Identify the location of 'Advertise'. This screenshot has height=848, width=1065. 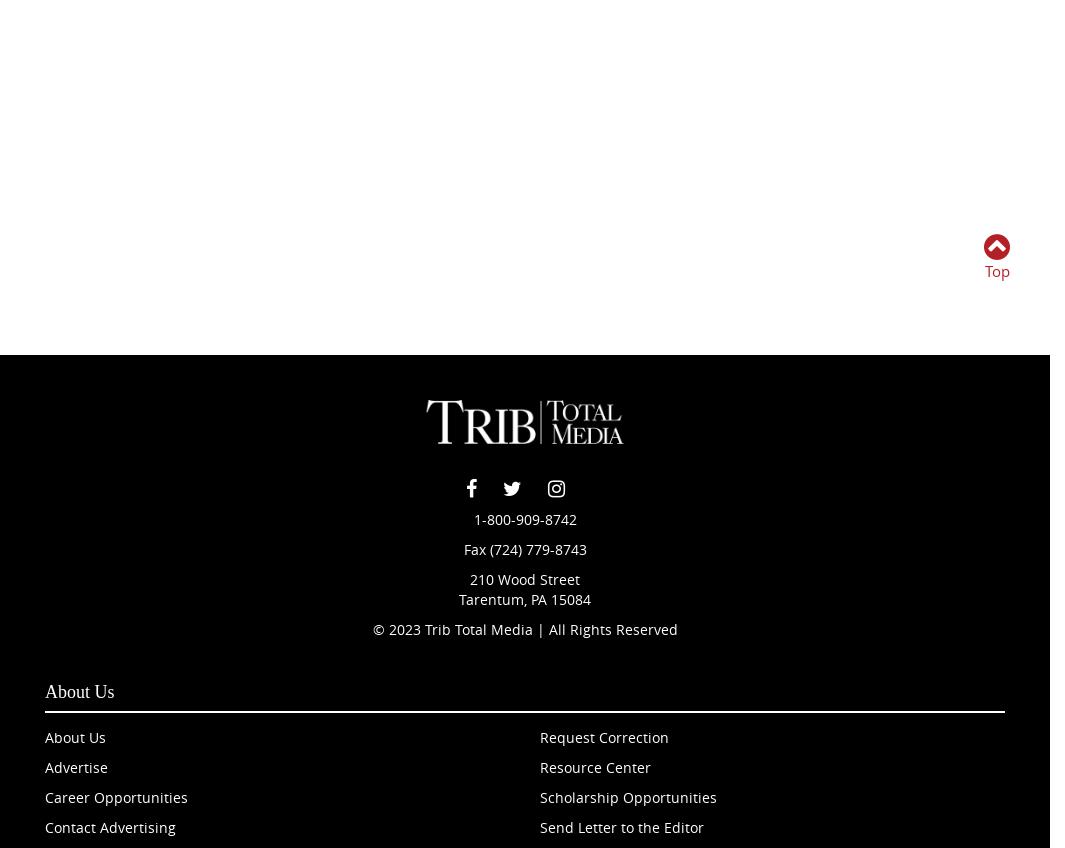
(75, 765).